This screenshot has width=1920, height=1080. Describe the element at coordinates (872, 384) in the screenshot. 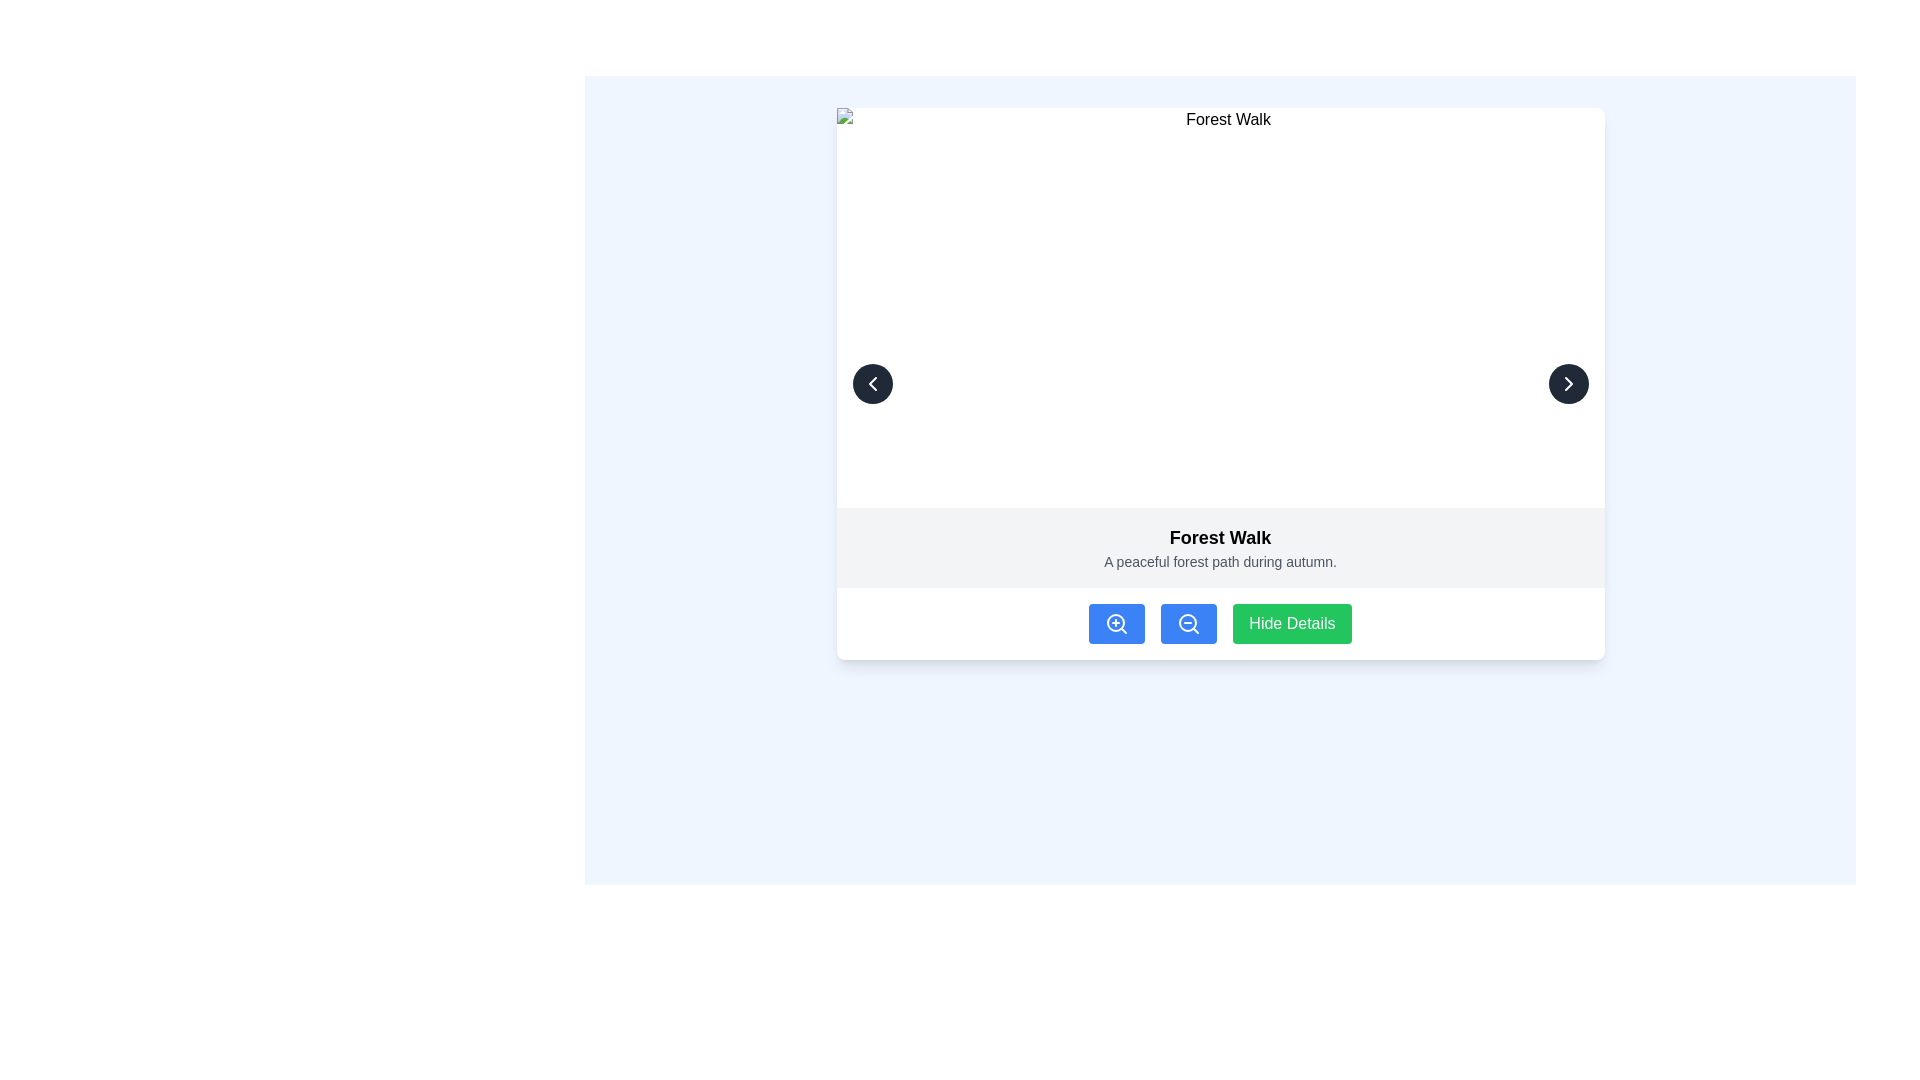

I see `the left-pointing chevron icon within the circular button to change the button's background color` at that location.